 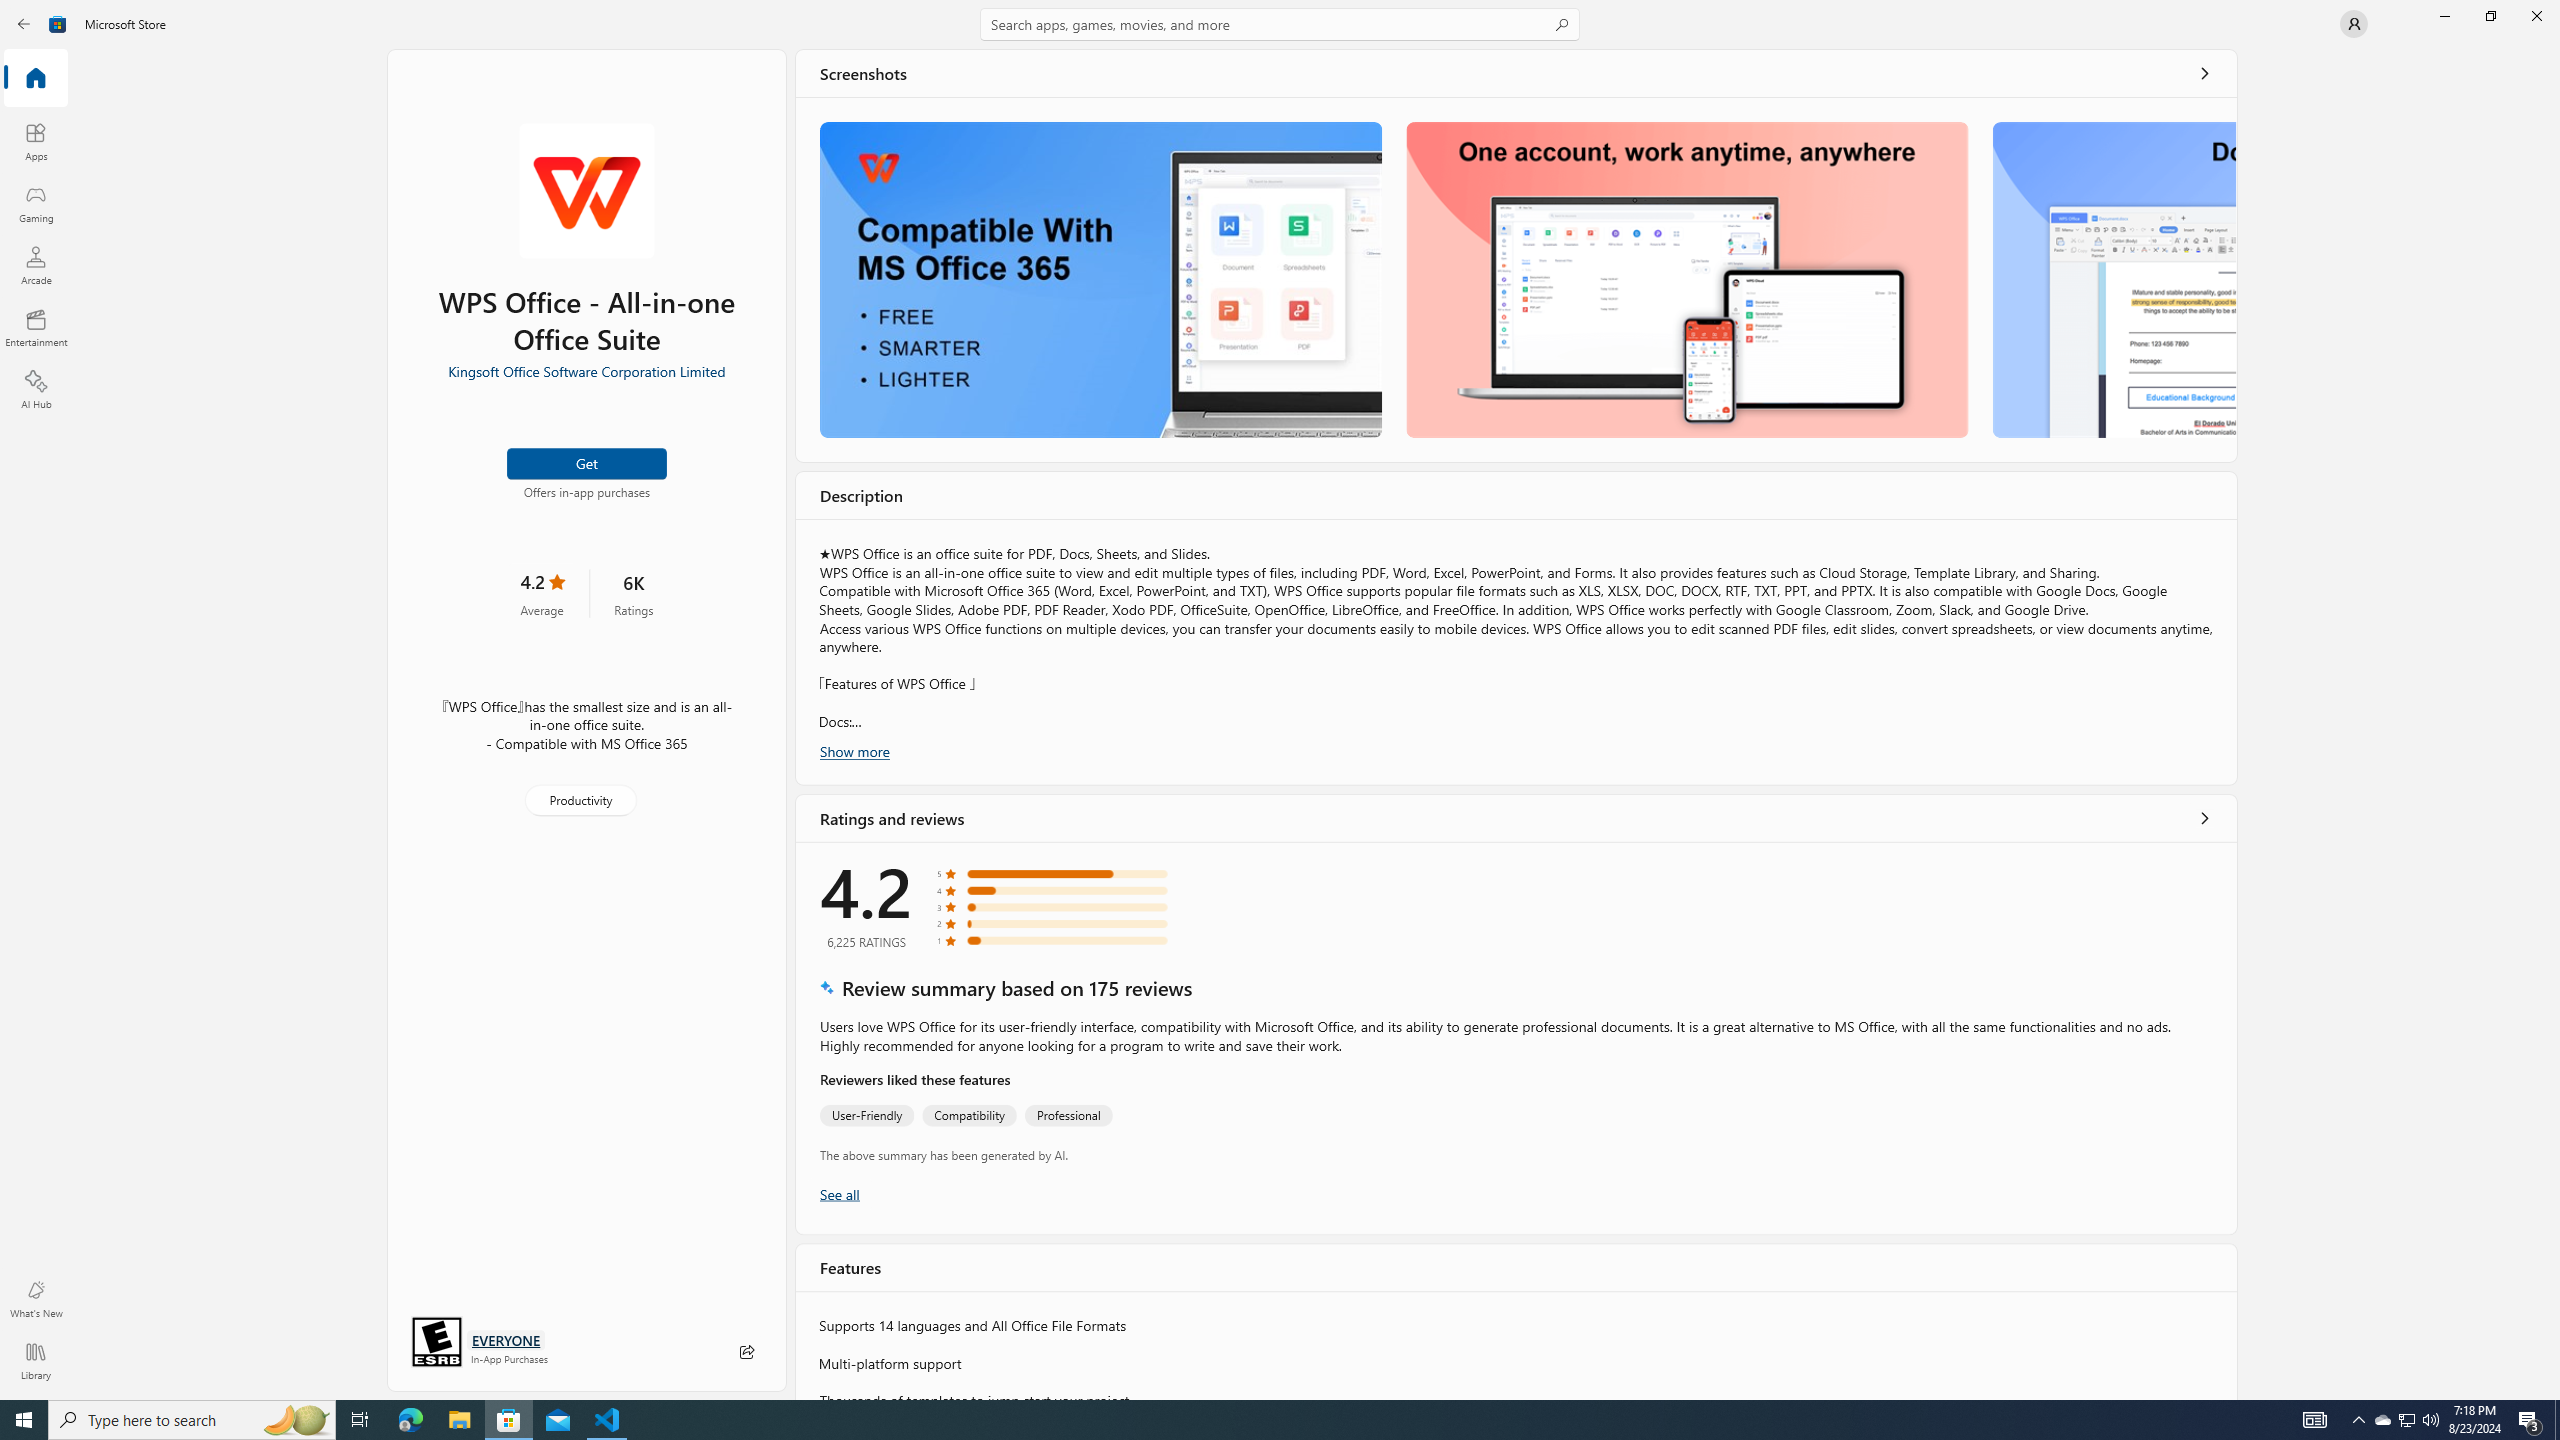 I want to click on 'Show more', so click(x=852, y=750).